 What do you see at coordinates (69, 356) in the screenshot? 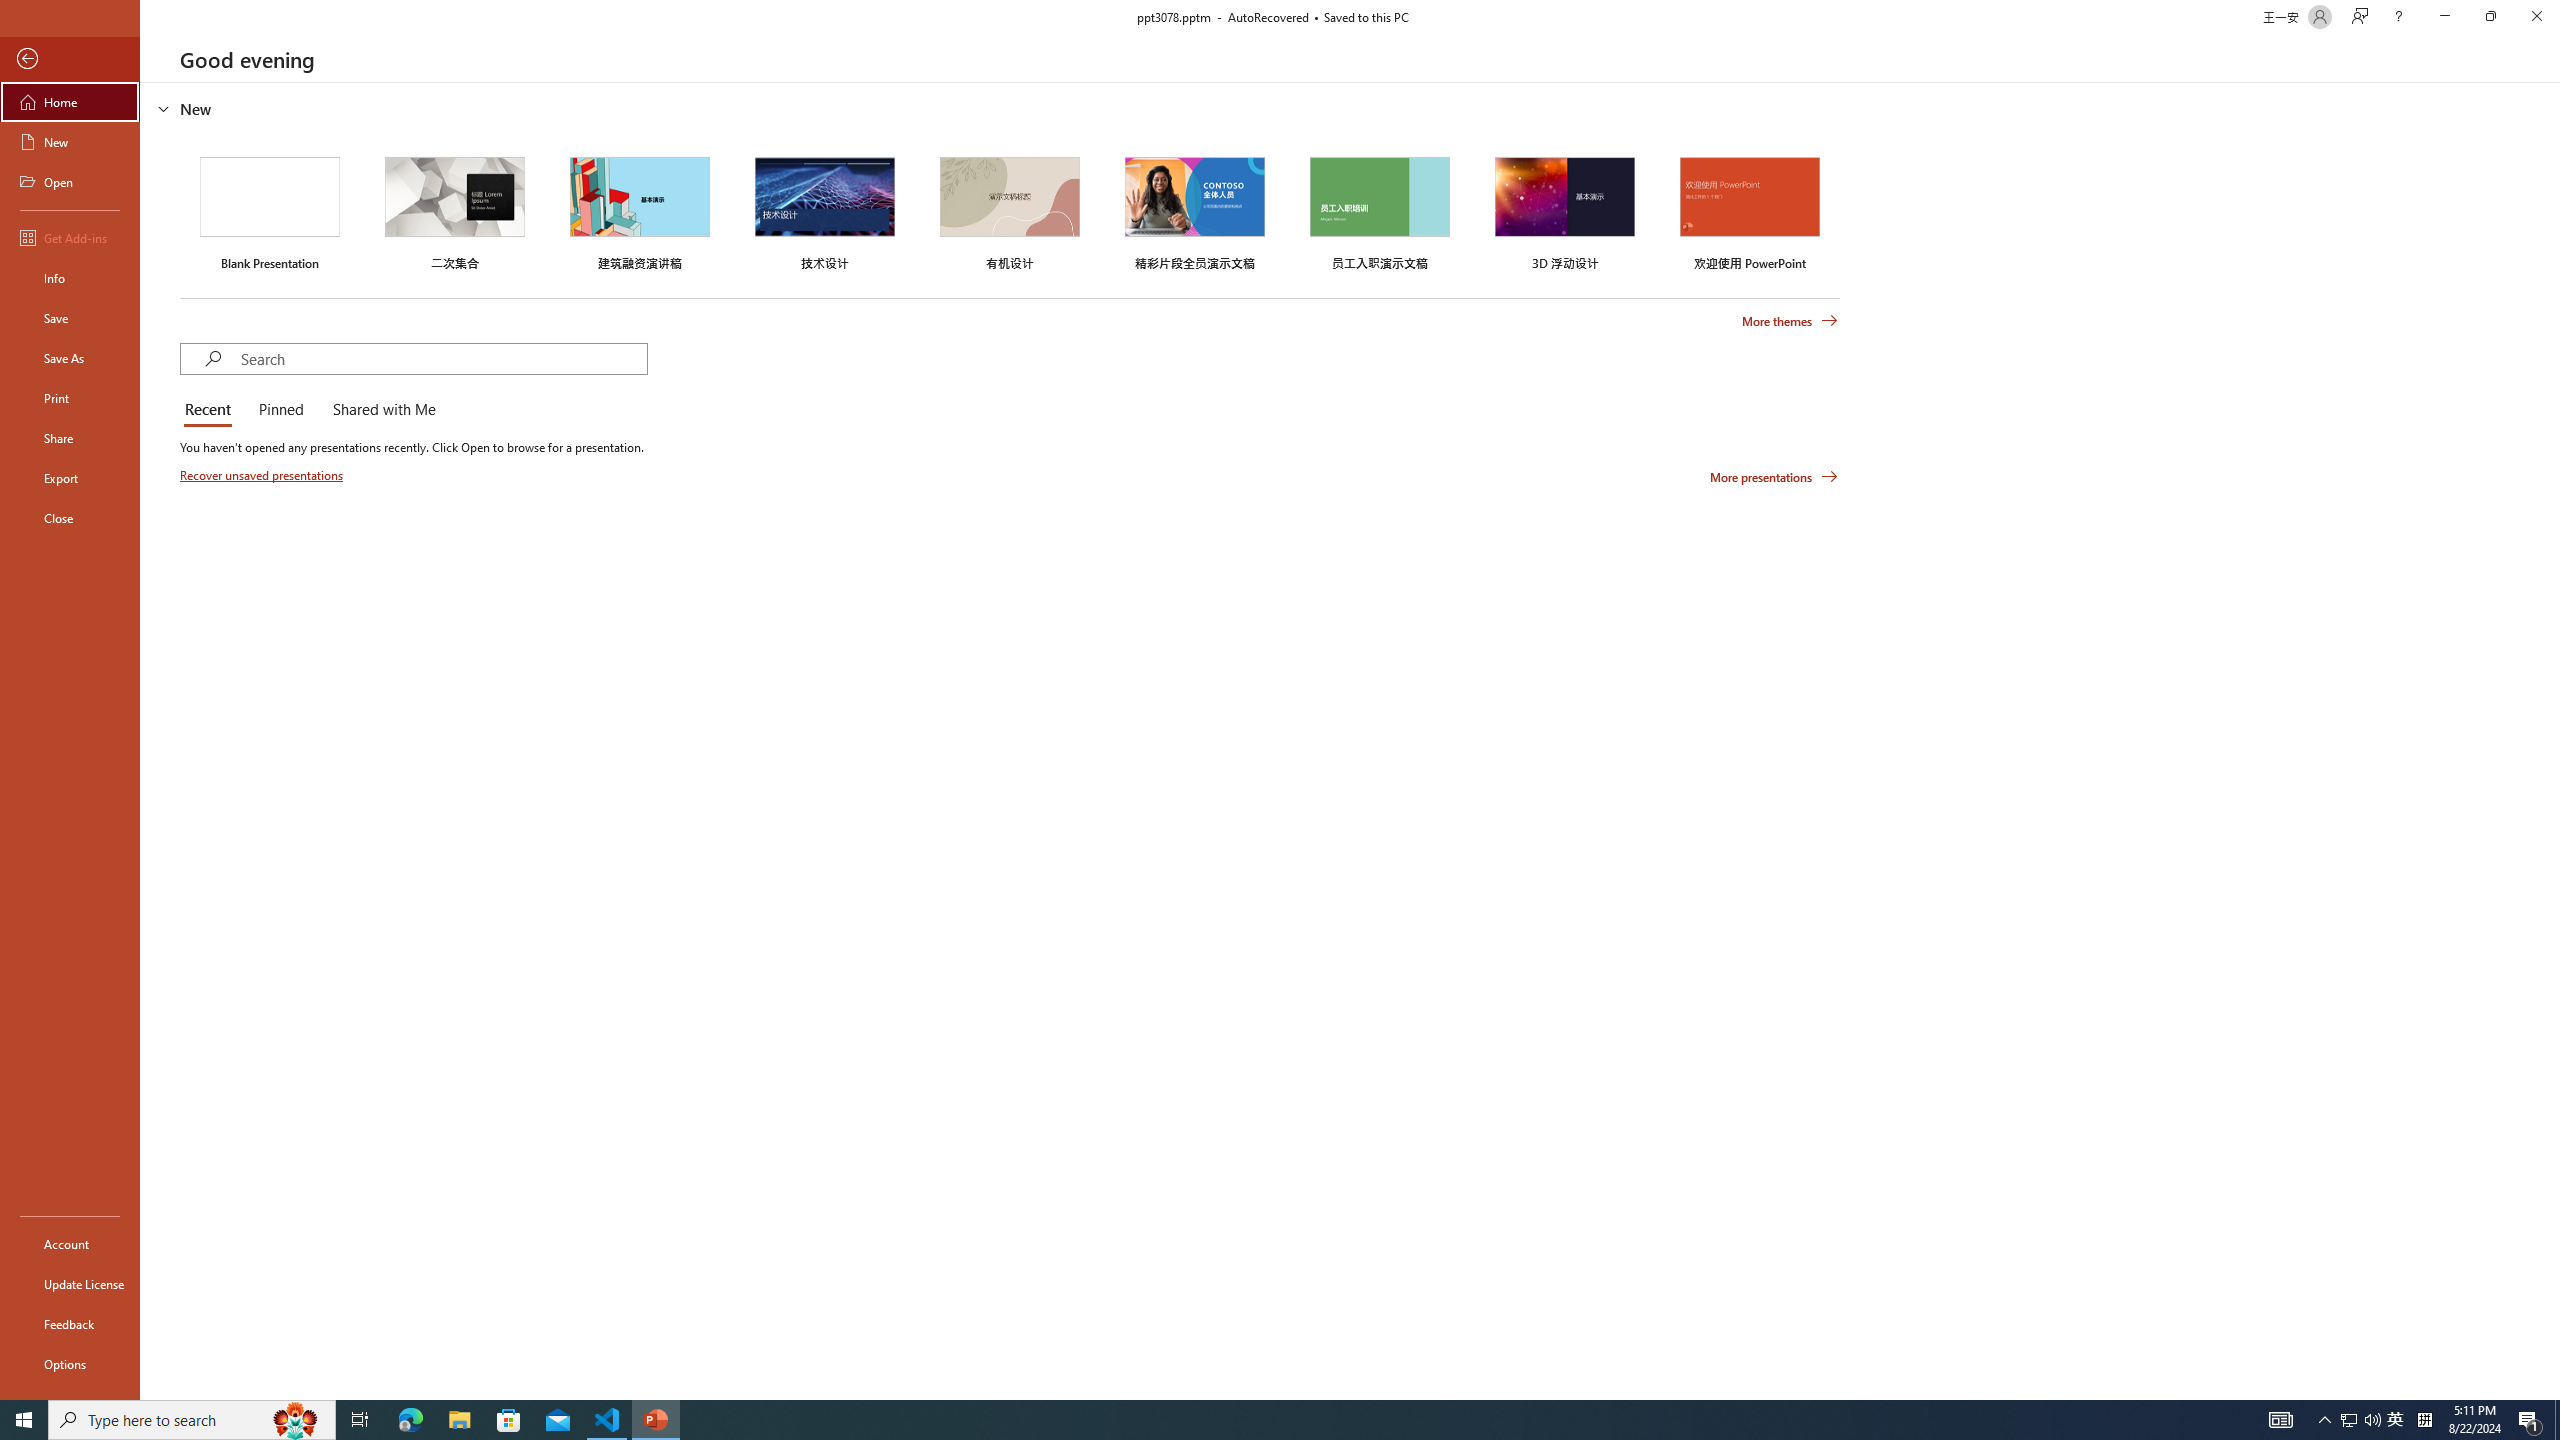
I see `'Save As'` at bounding box center [69, 356].